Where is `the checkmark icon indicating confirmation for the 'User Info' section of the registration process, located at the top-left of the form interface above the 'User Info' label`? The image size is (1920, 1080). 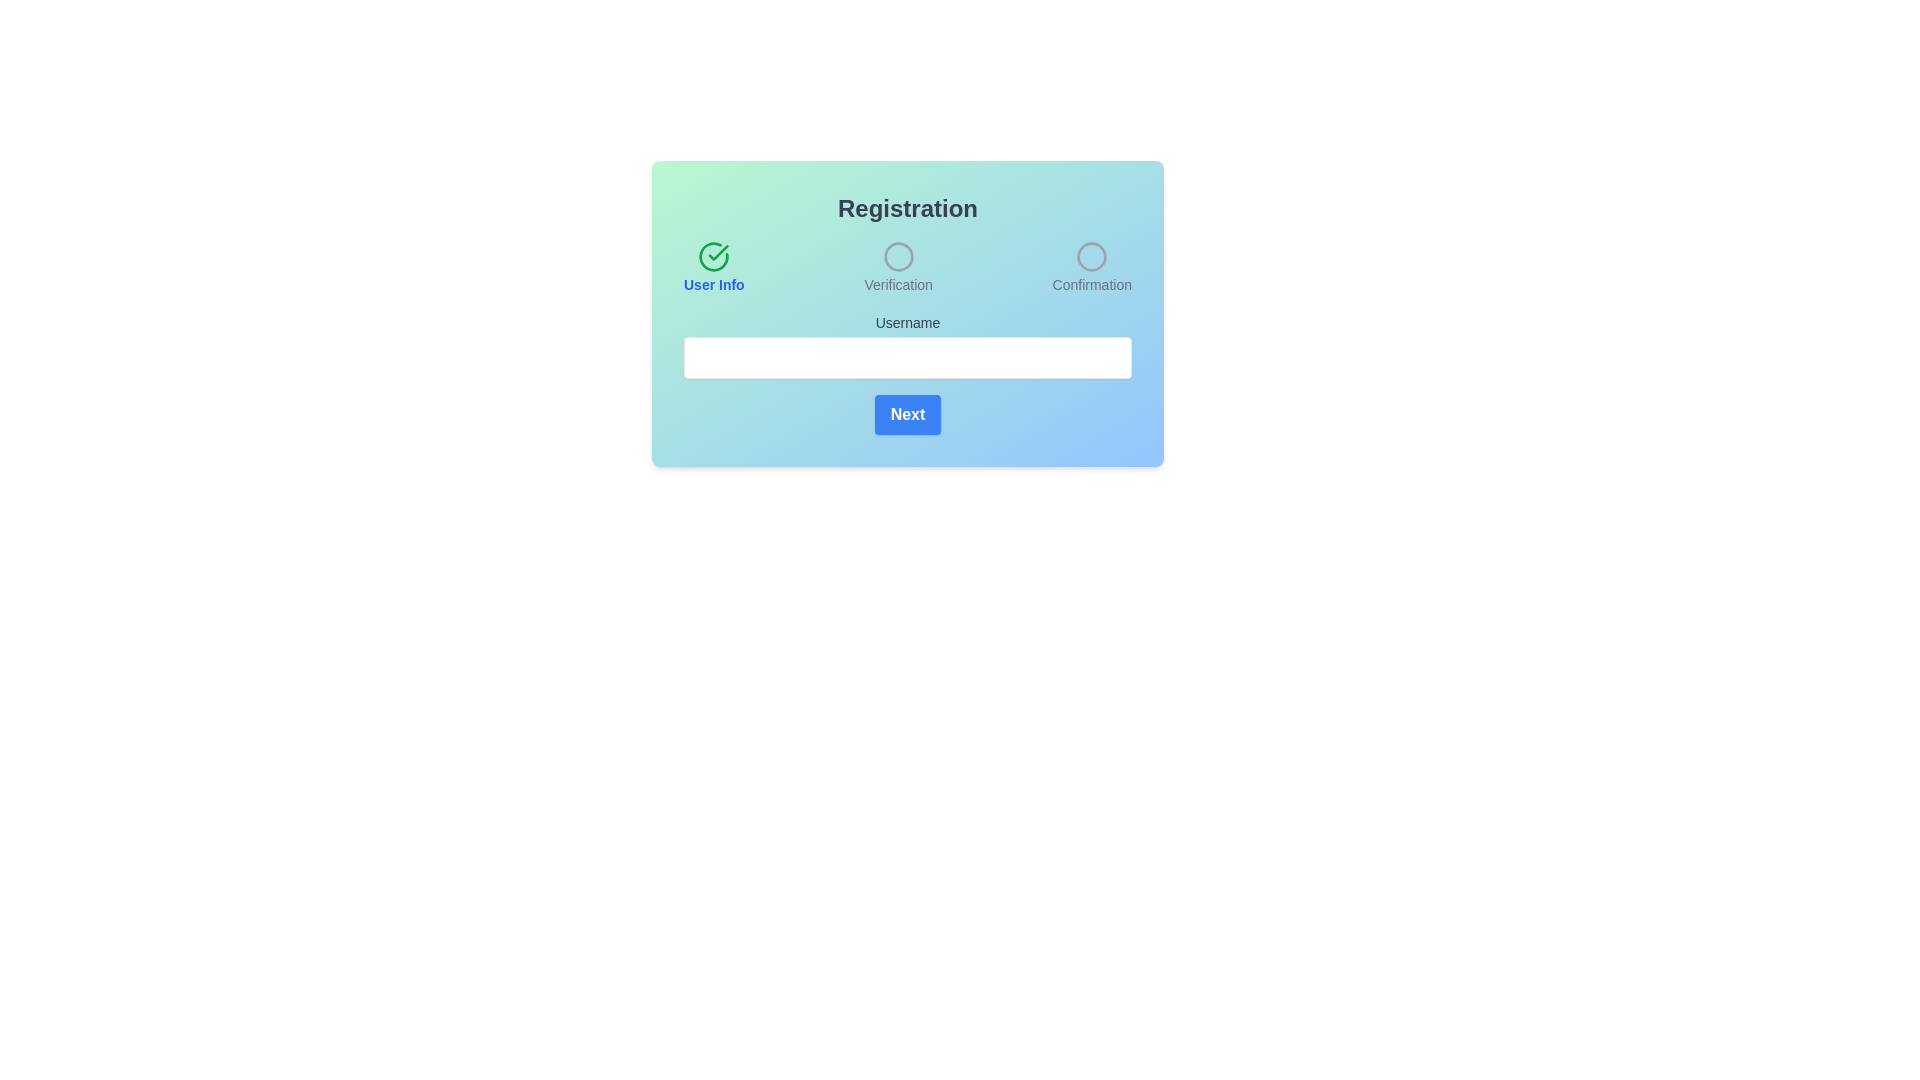
the checkmark icon indicating confirmation for the 'User Info' section of the registration process, located at the top-left of the form interface above the 'User Info' label is located at coordinates (719, 252).